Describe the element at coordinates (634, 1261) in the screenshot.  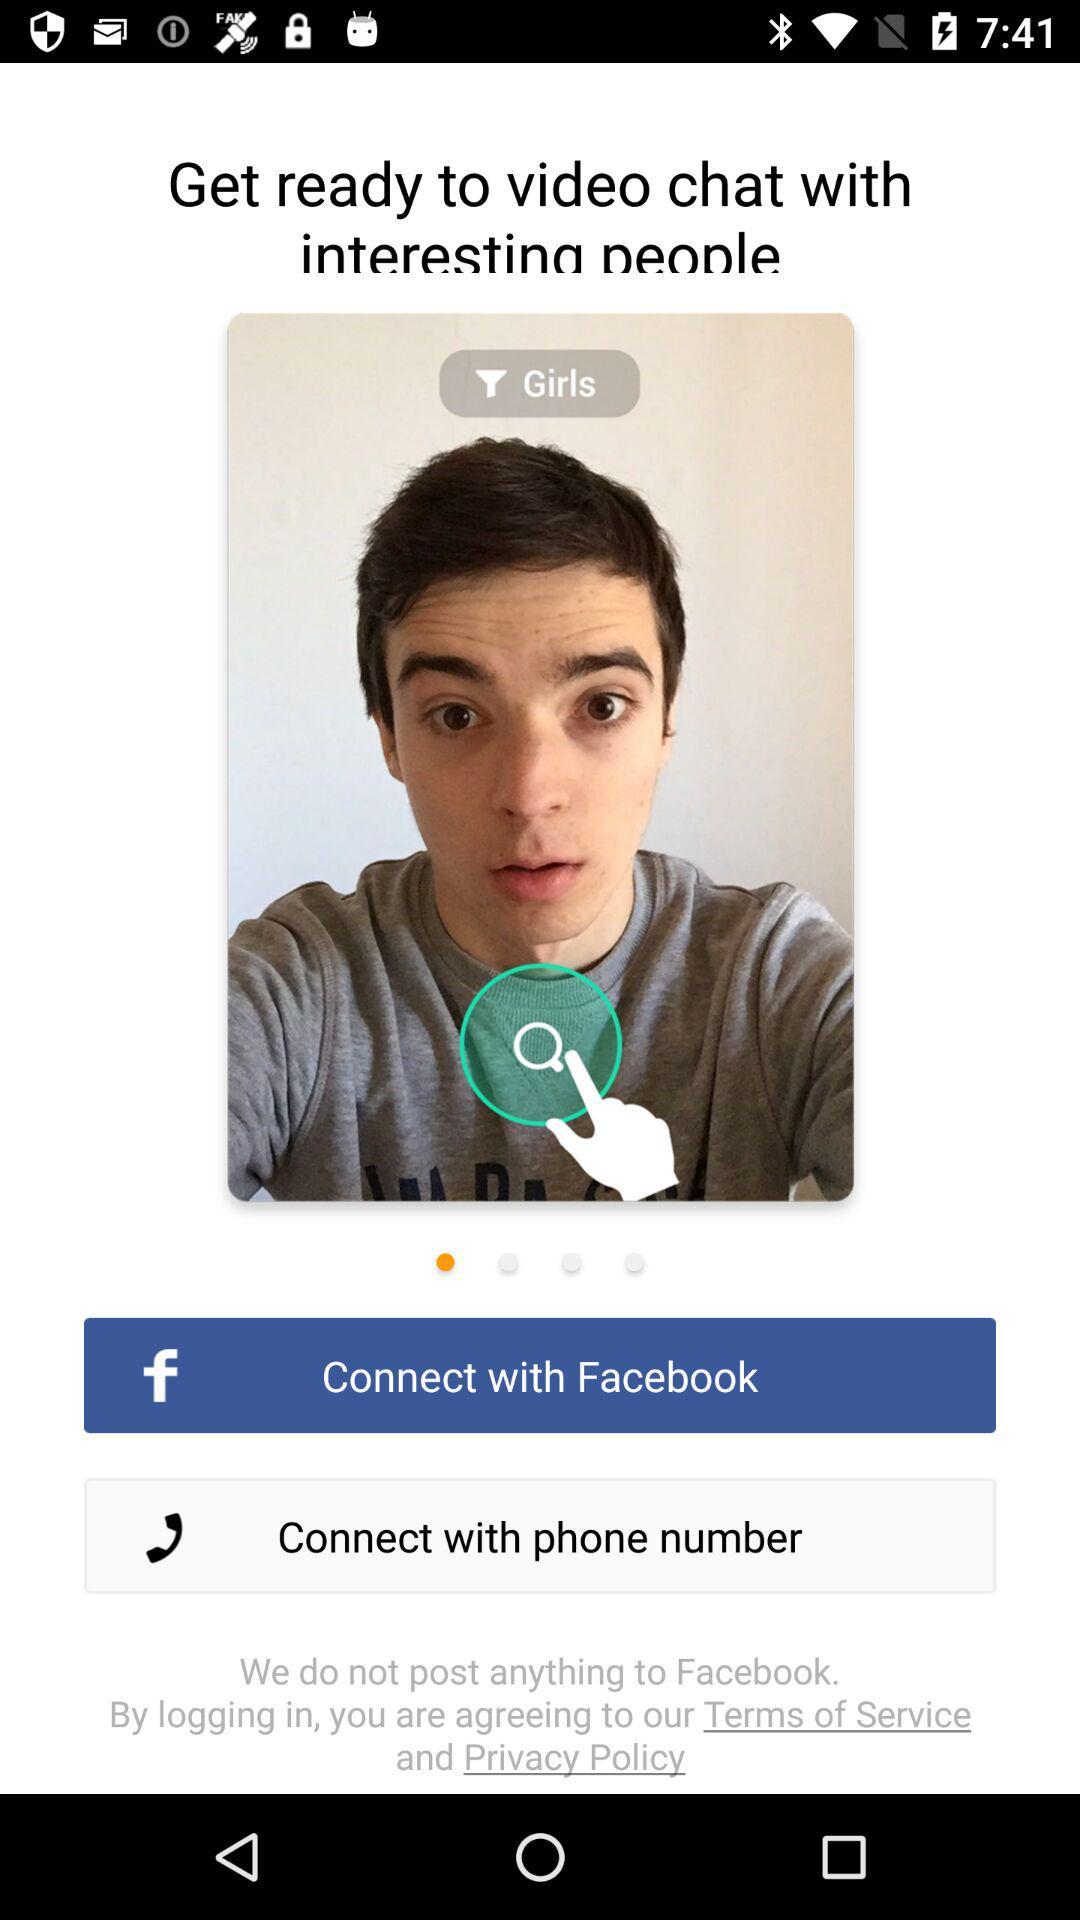
I see `change photo` at that location.